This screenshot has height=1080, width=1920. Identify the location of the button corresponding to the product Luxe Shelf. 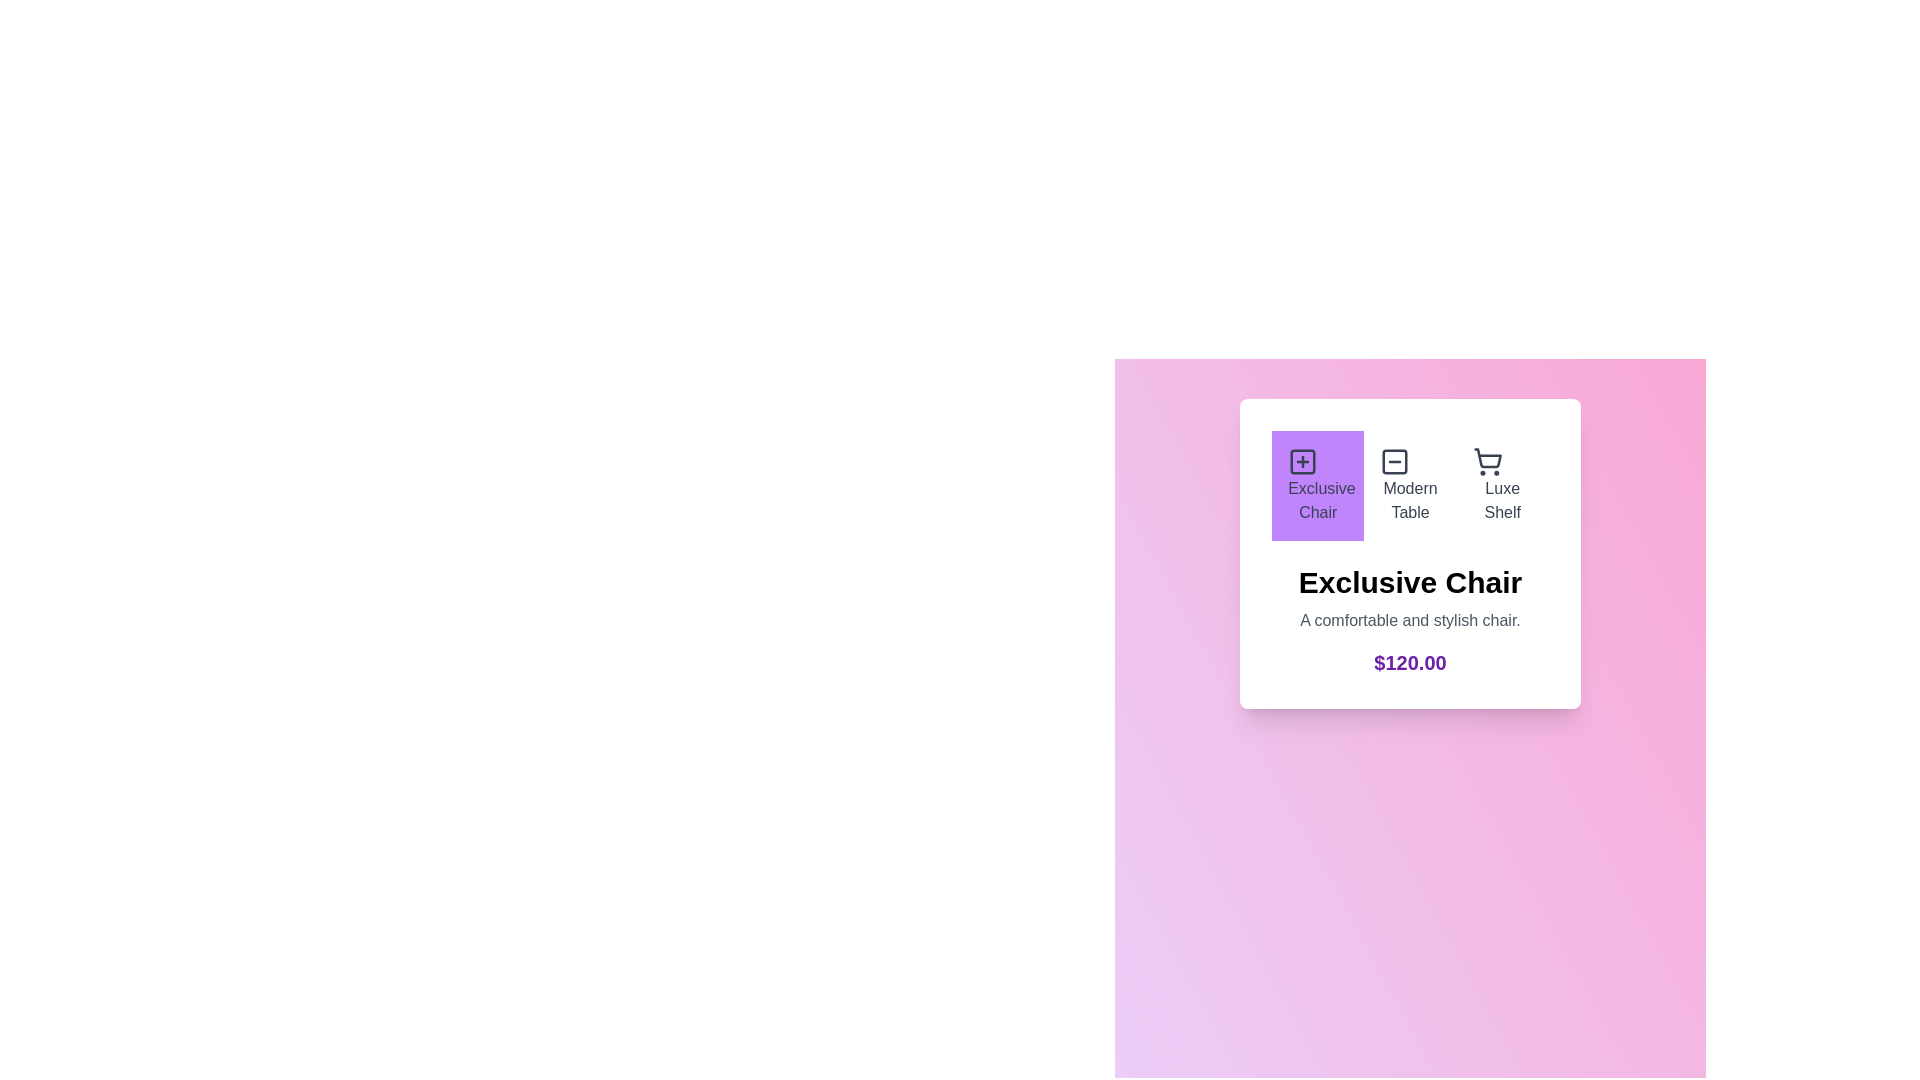
(1502, 486).